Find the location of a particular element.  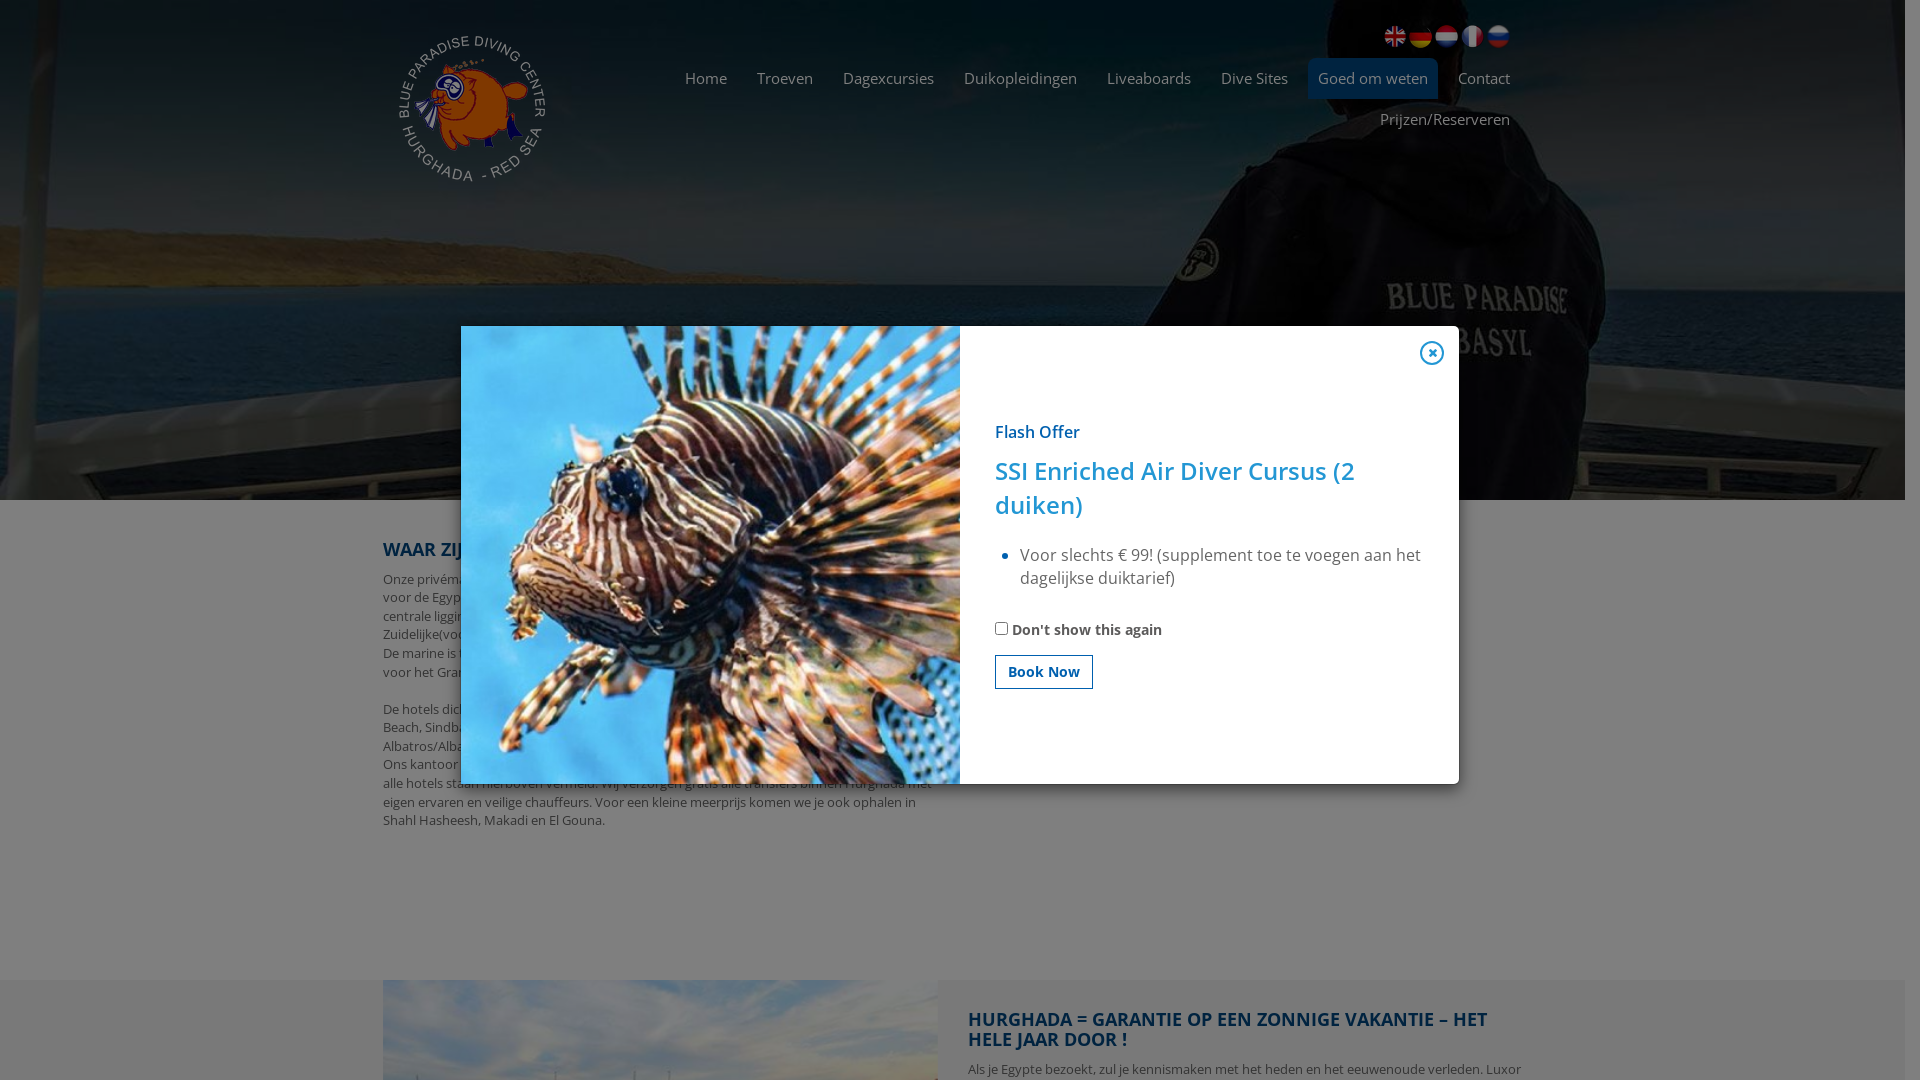

'Book Now' is located at coordinates (1042, 671).